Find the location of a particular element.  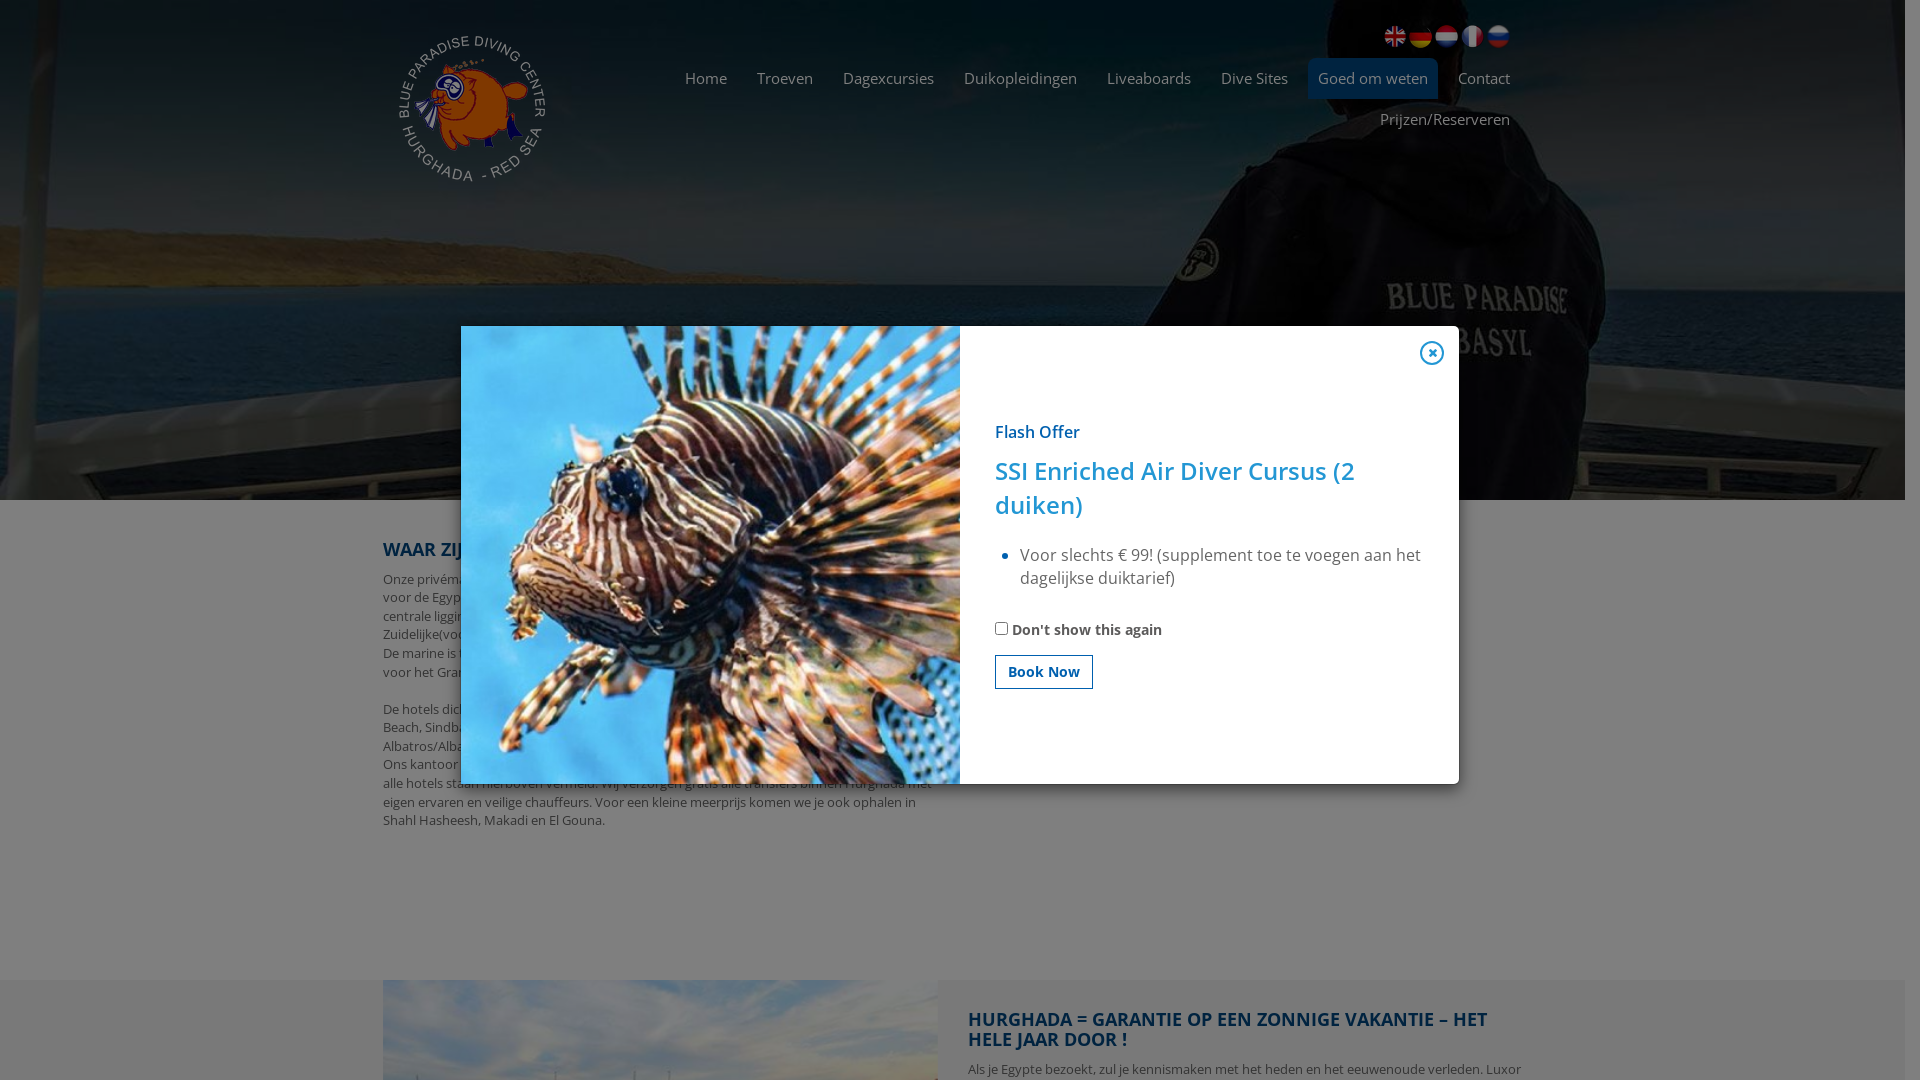

'Book Now' is located at coordinates (1042, 671).